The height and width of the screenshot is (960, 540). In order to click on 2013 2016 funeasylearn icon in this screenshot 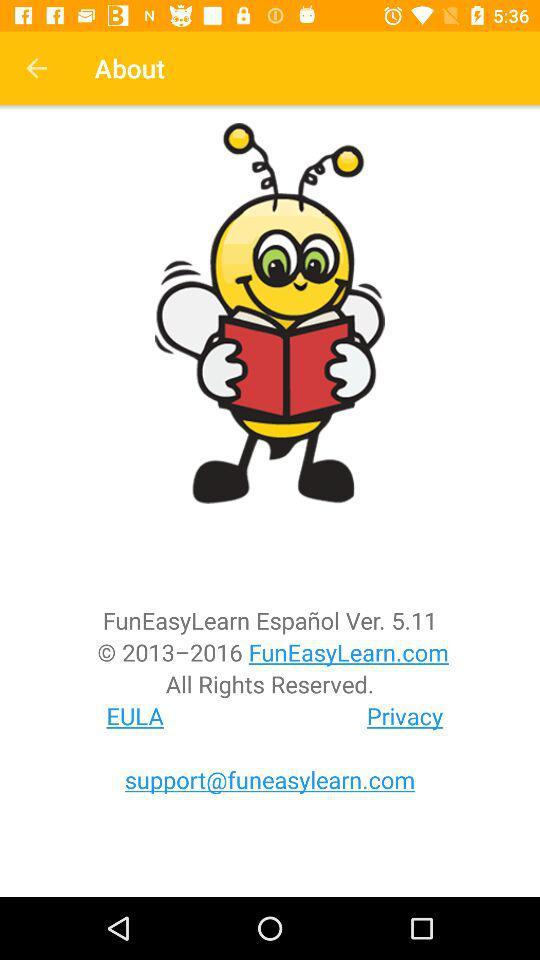, I will do `click(270, 651)`.